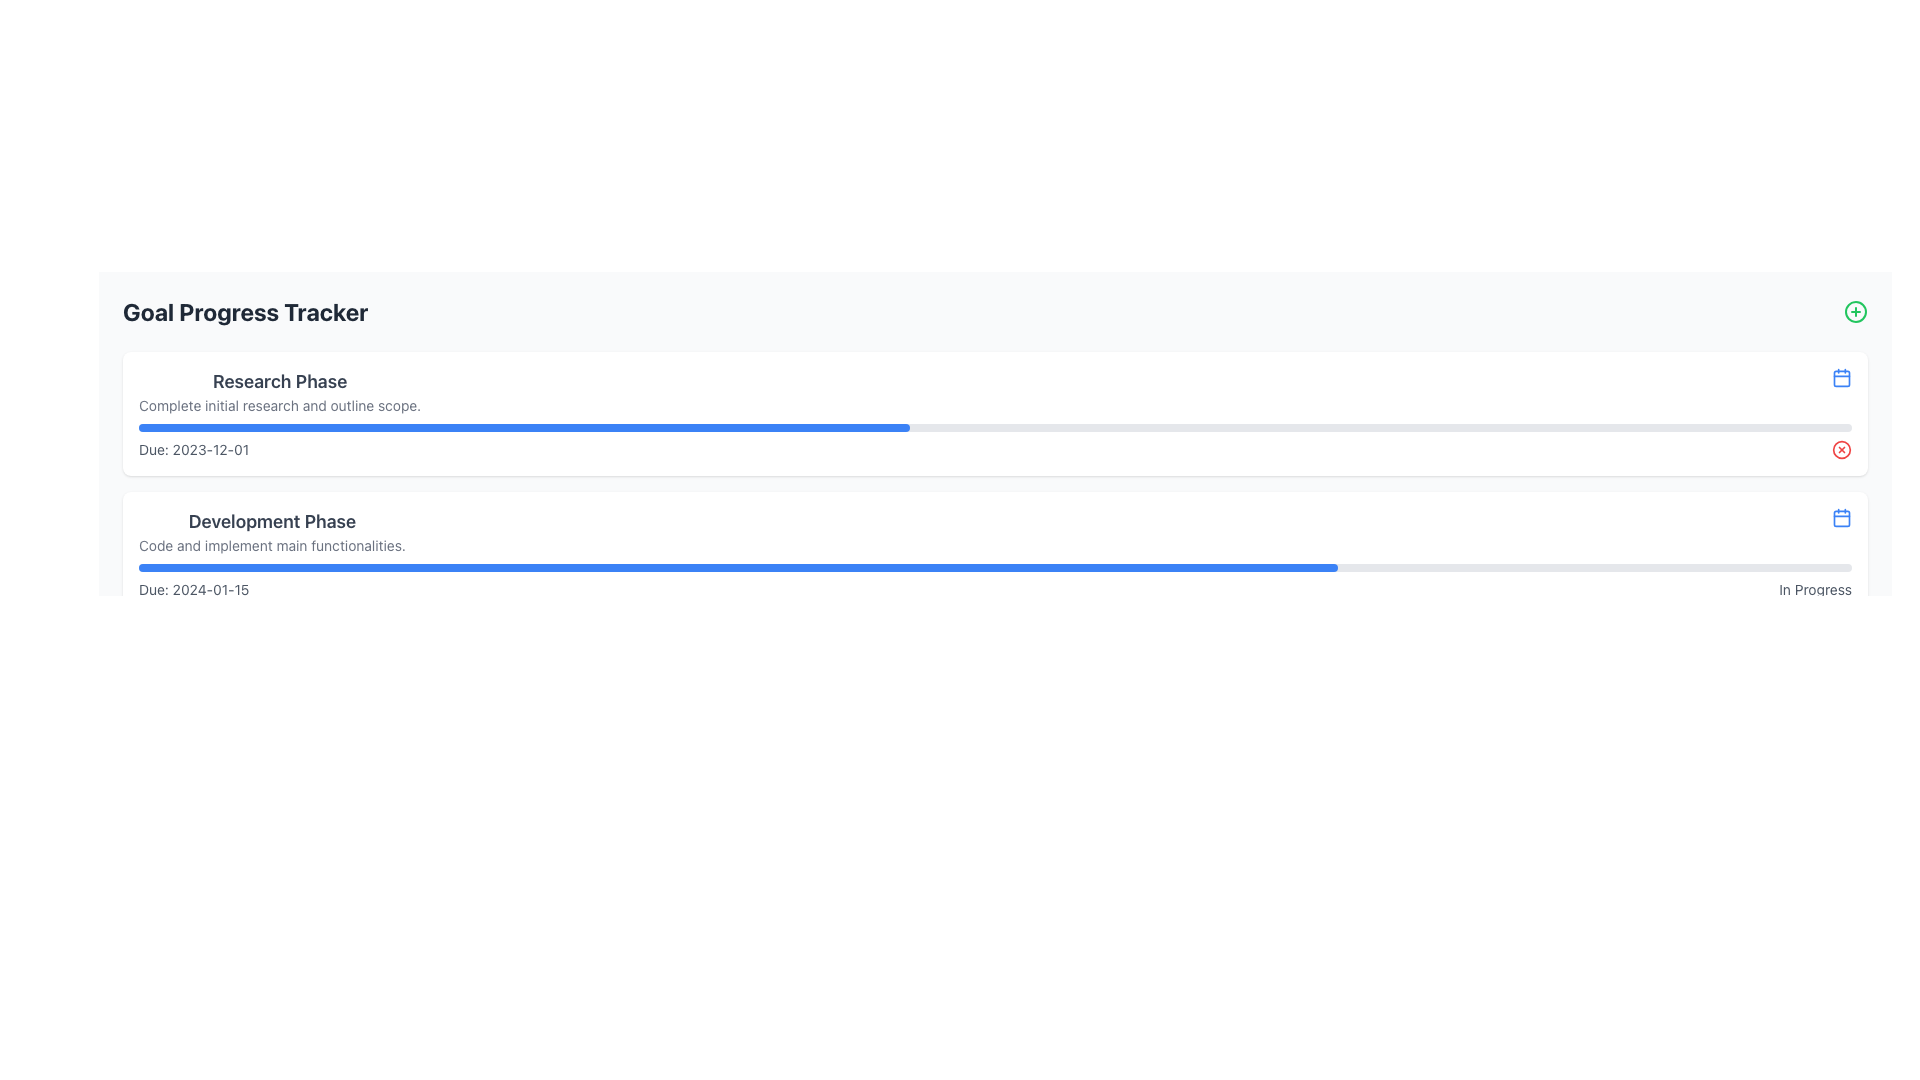  I want to click on the calendar icon located at the top-right corner of the 'Research Phase' section, so click(1841, 378).